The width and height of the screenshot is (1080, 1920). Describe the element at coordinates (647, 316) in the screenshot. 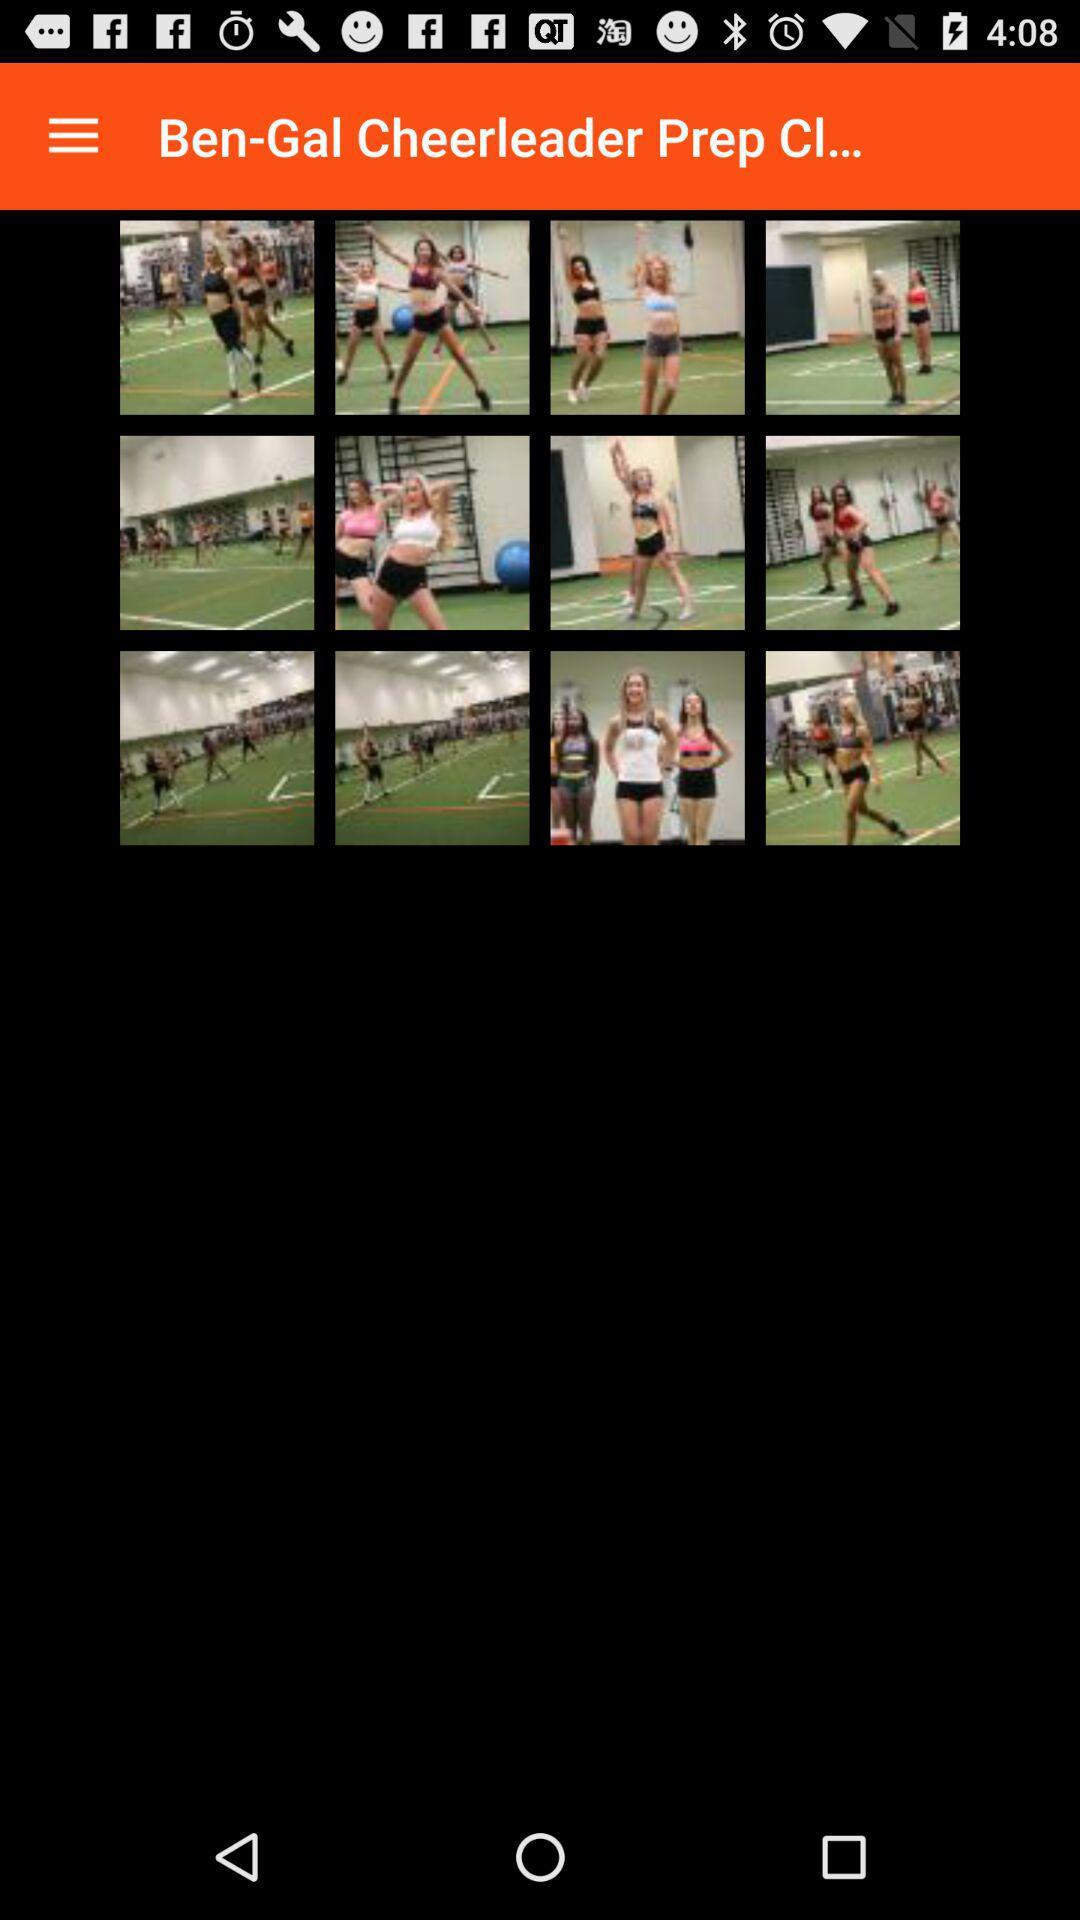

I see `picture` at that location.